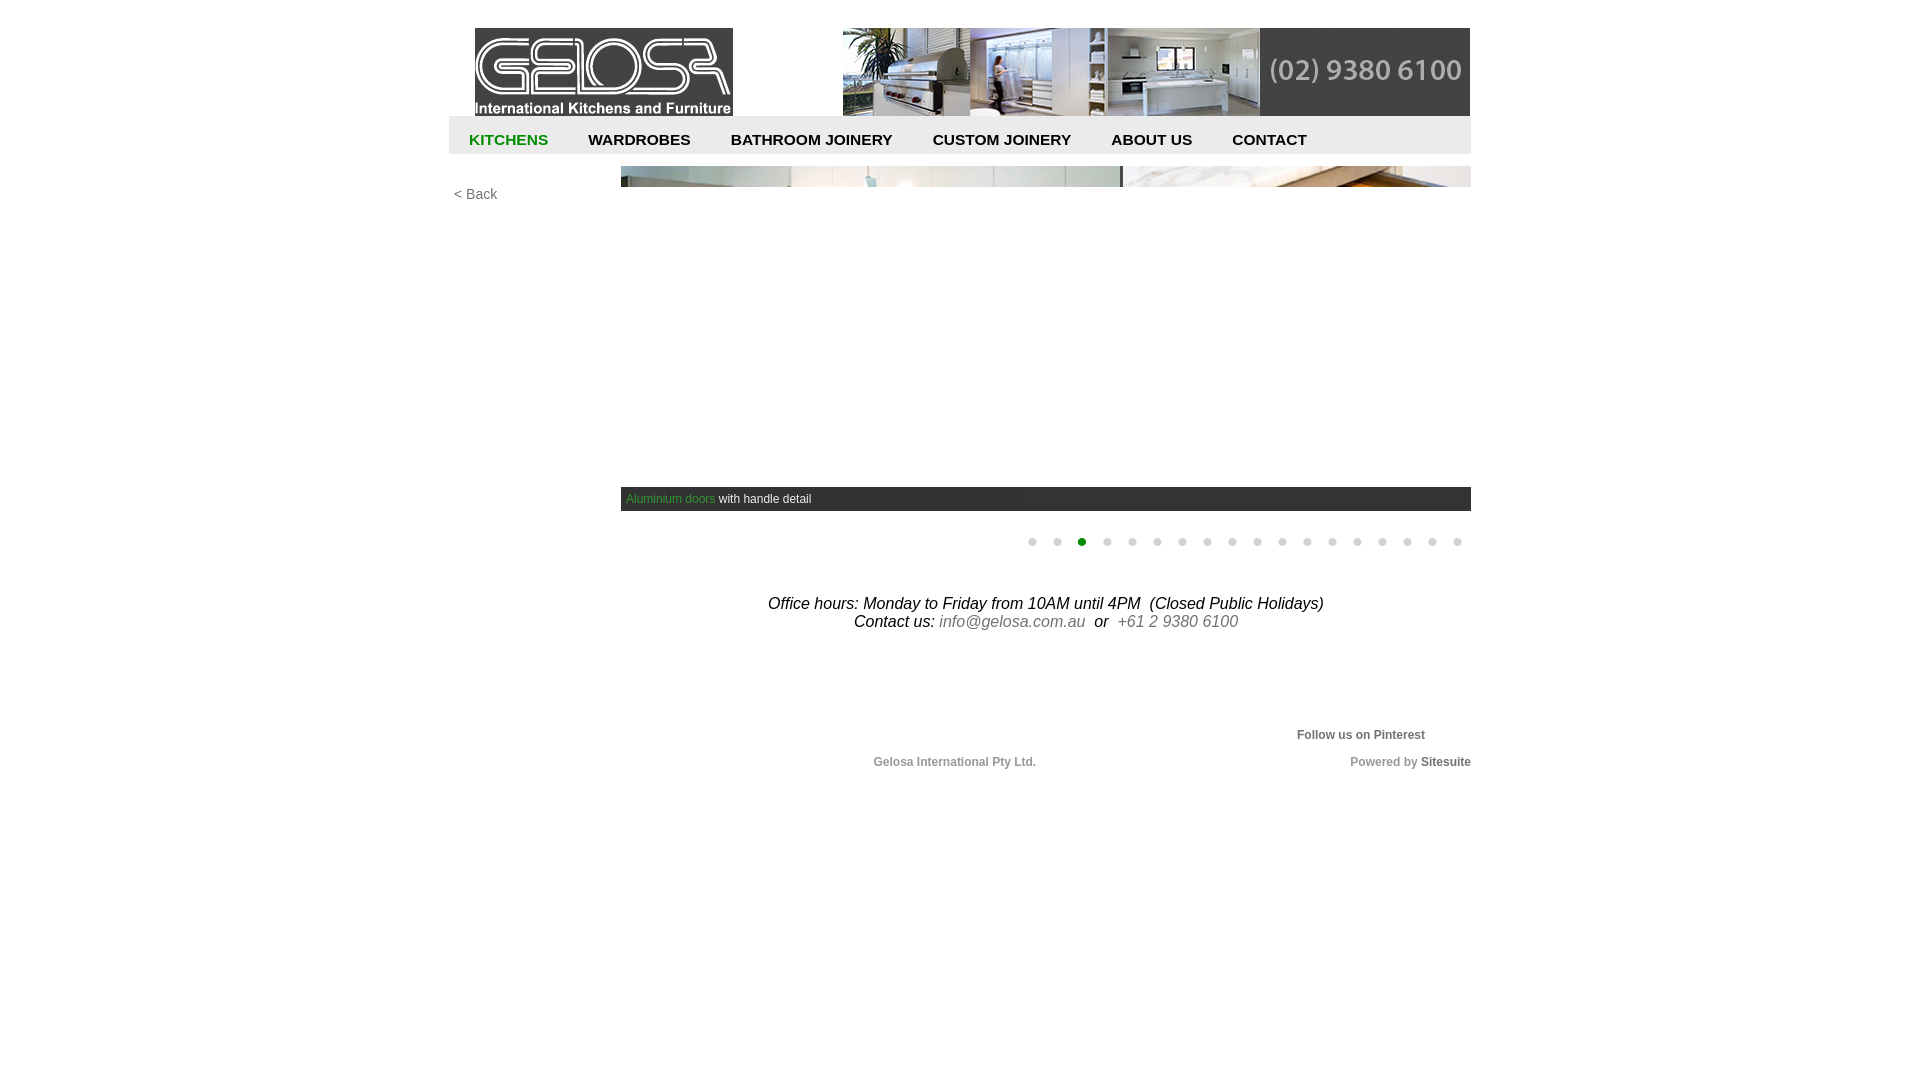  What do you see at coordinates (637, 144) in the screenshot?
I see `'WARDROBES'` at bounding box center [637, 144].